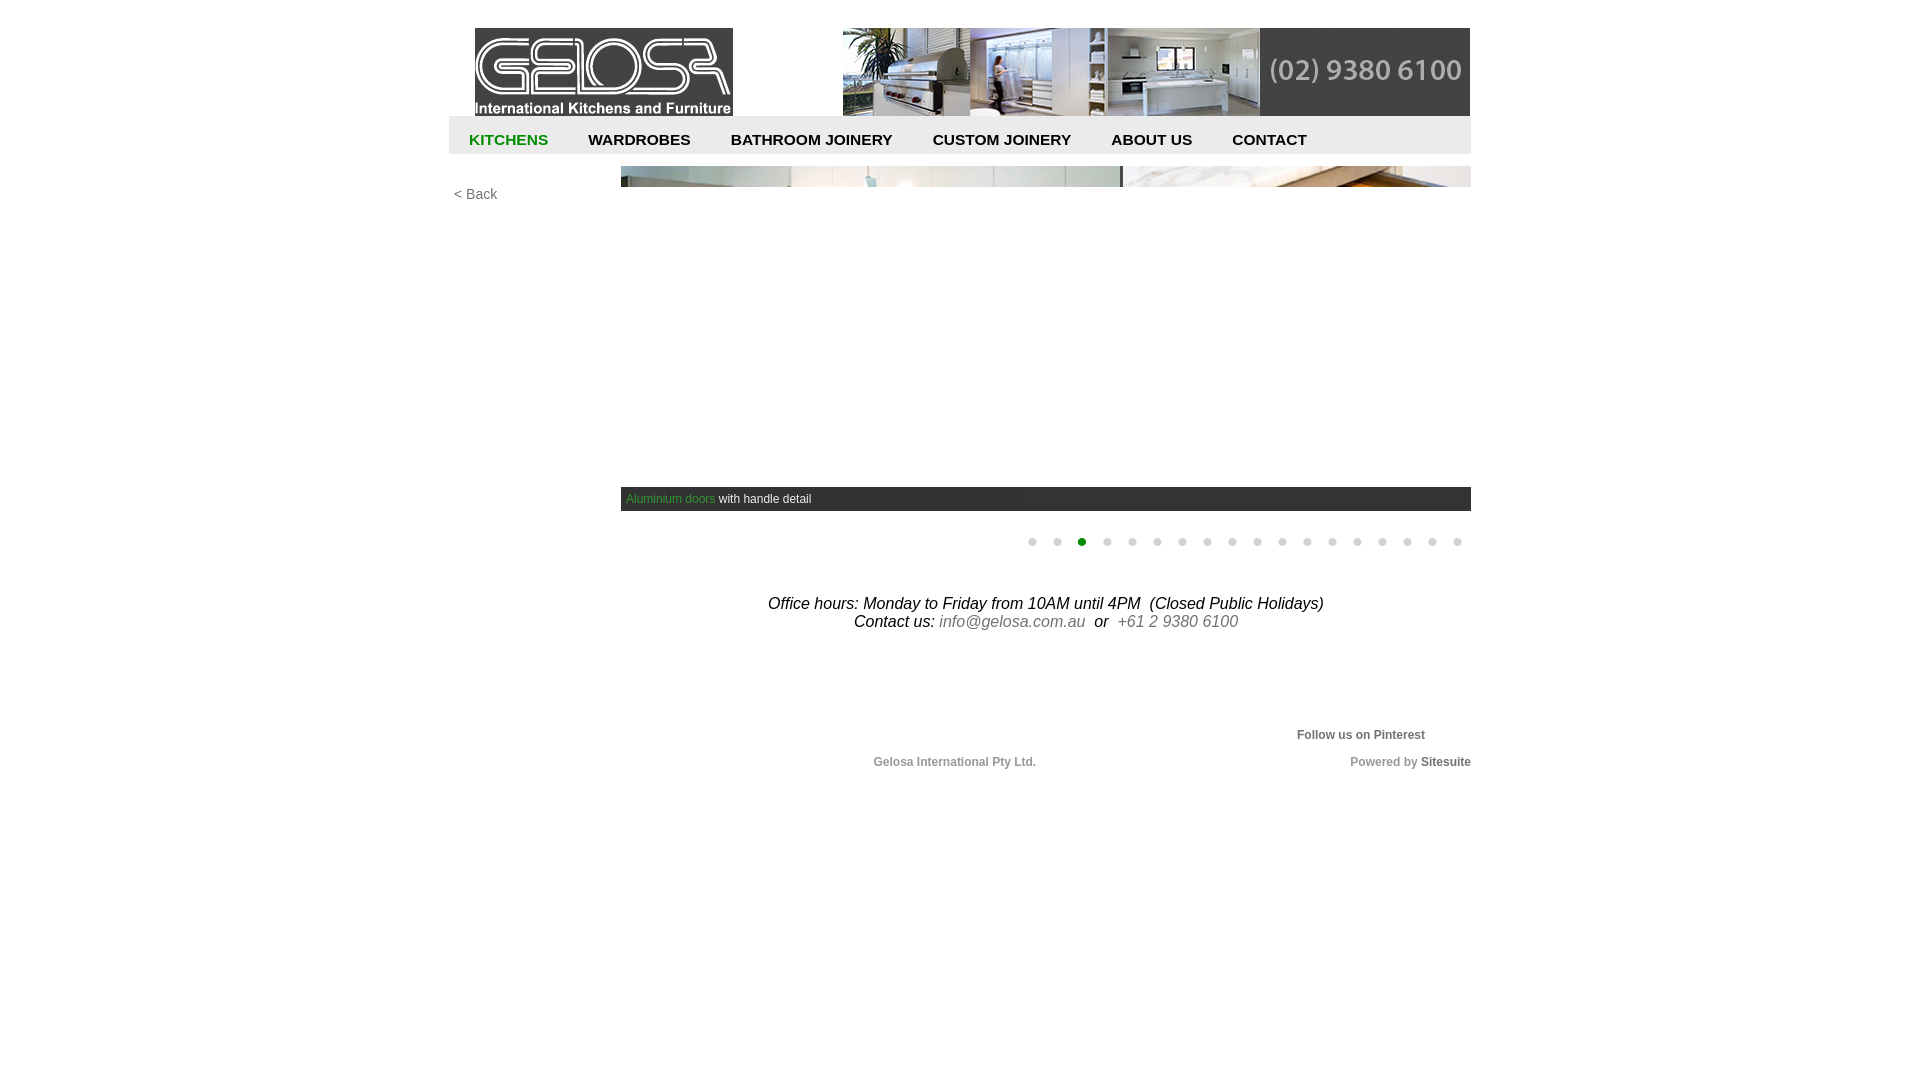  What do you see at coordinates (637, 144) in the screenshot?
I see `'WARDROBES'` at bounding box center [637, 144].